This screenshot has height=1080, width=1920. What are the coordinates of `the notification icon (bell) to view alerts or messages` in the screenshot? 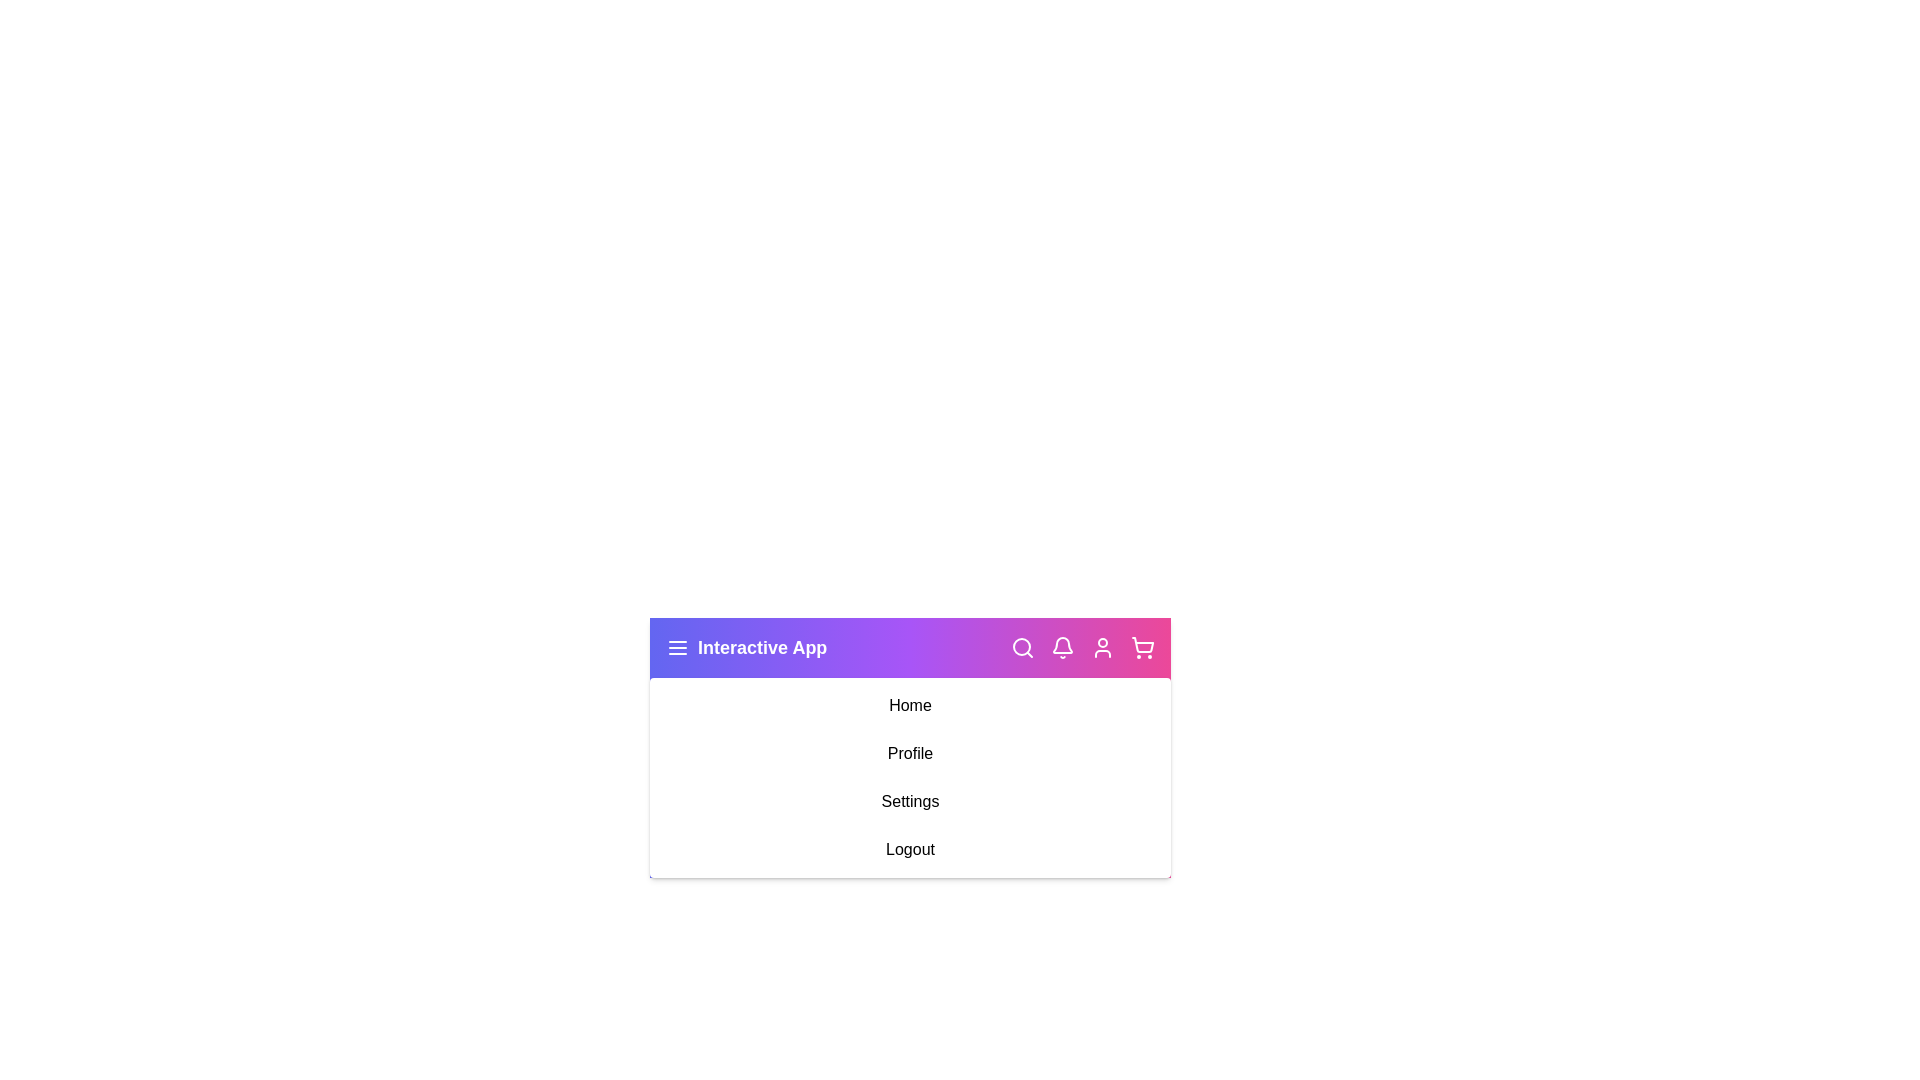 It's located at (1061, 648).